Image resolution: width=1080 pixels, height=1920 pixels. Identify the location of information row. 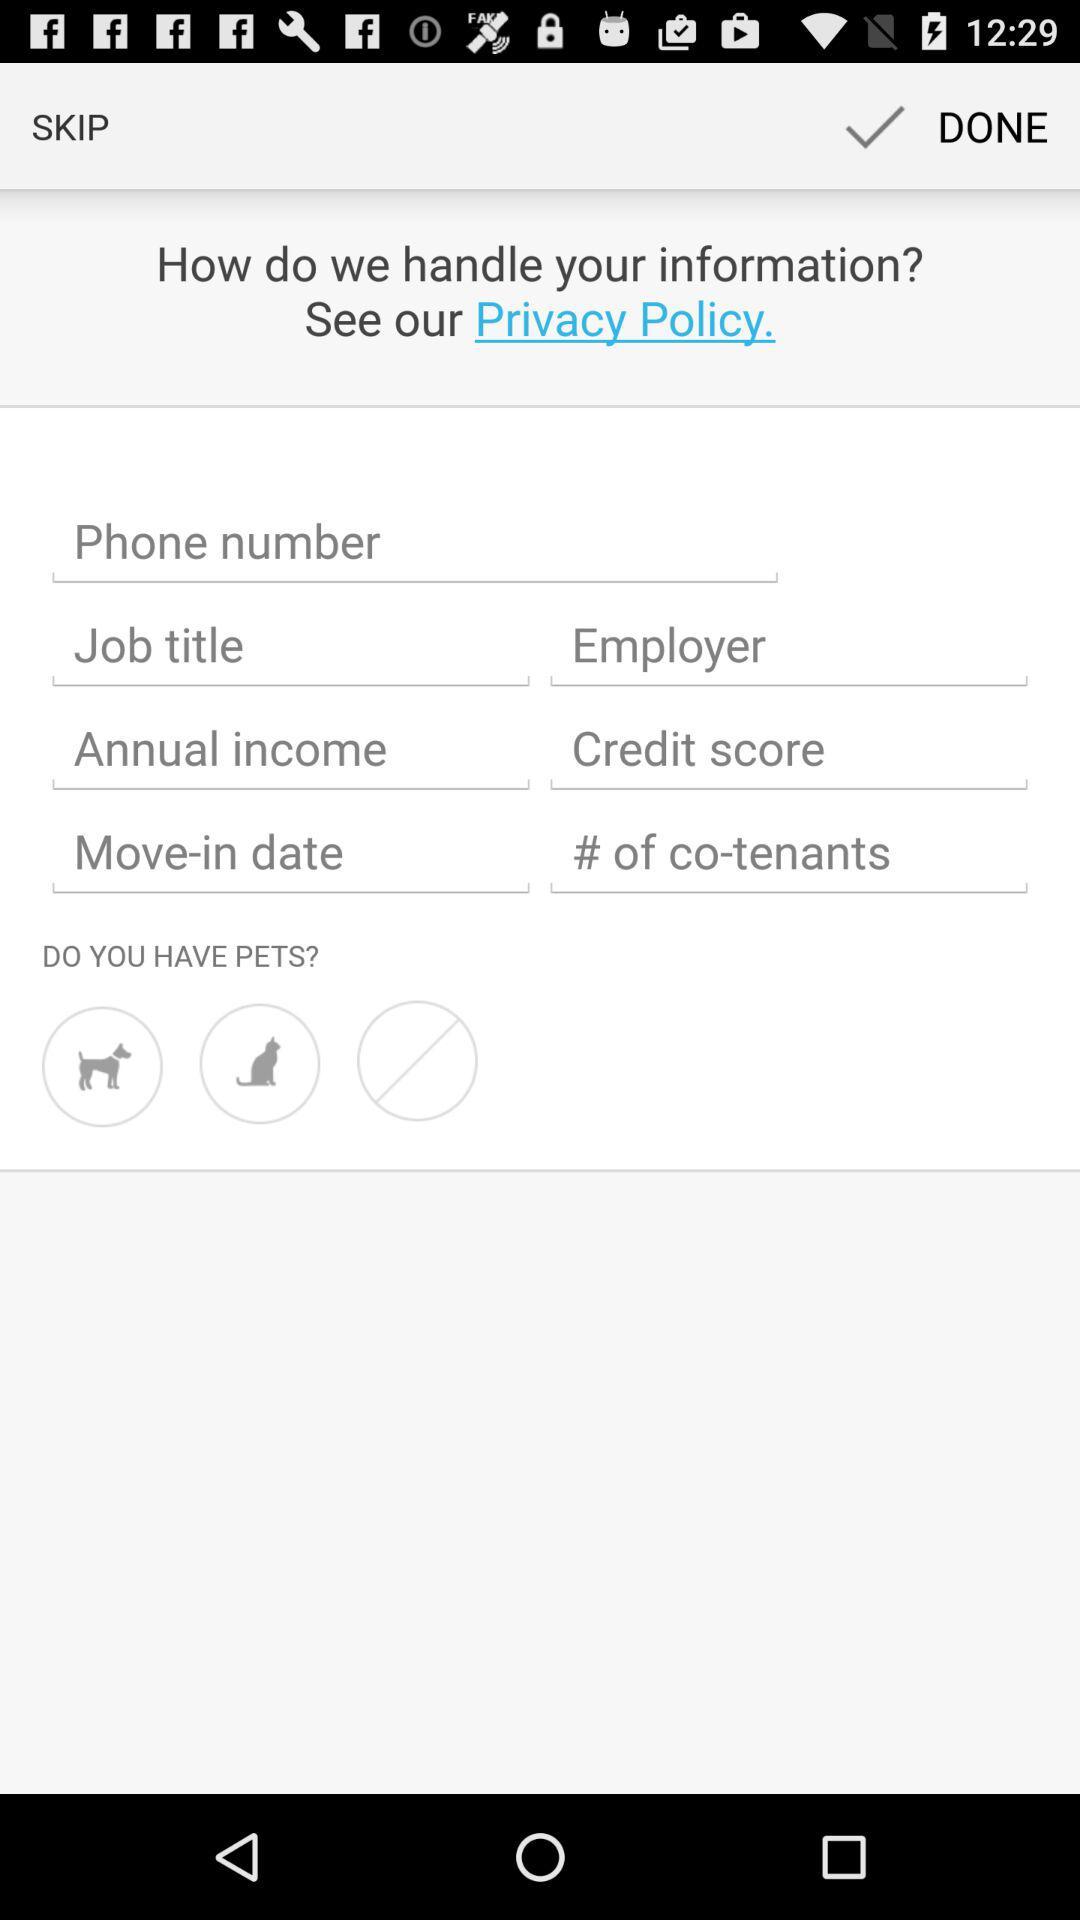
(414, 541).